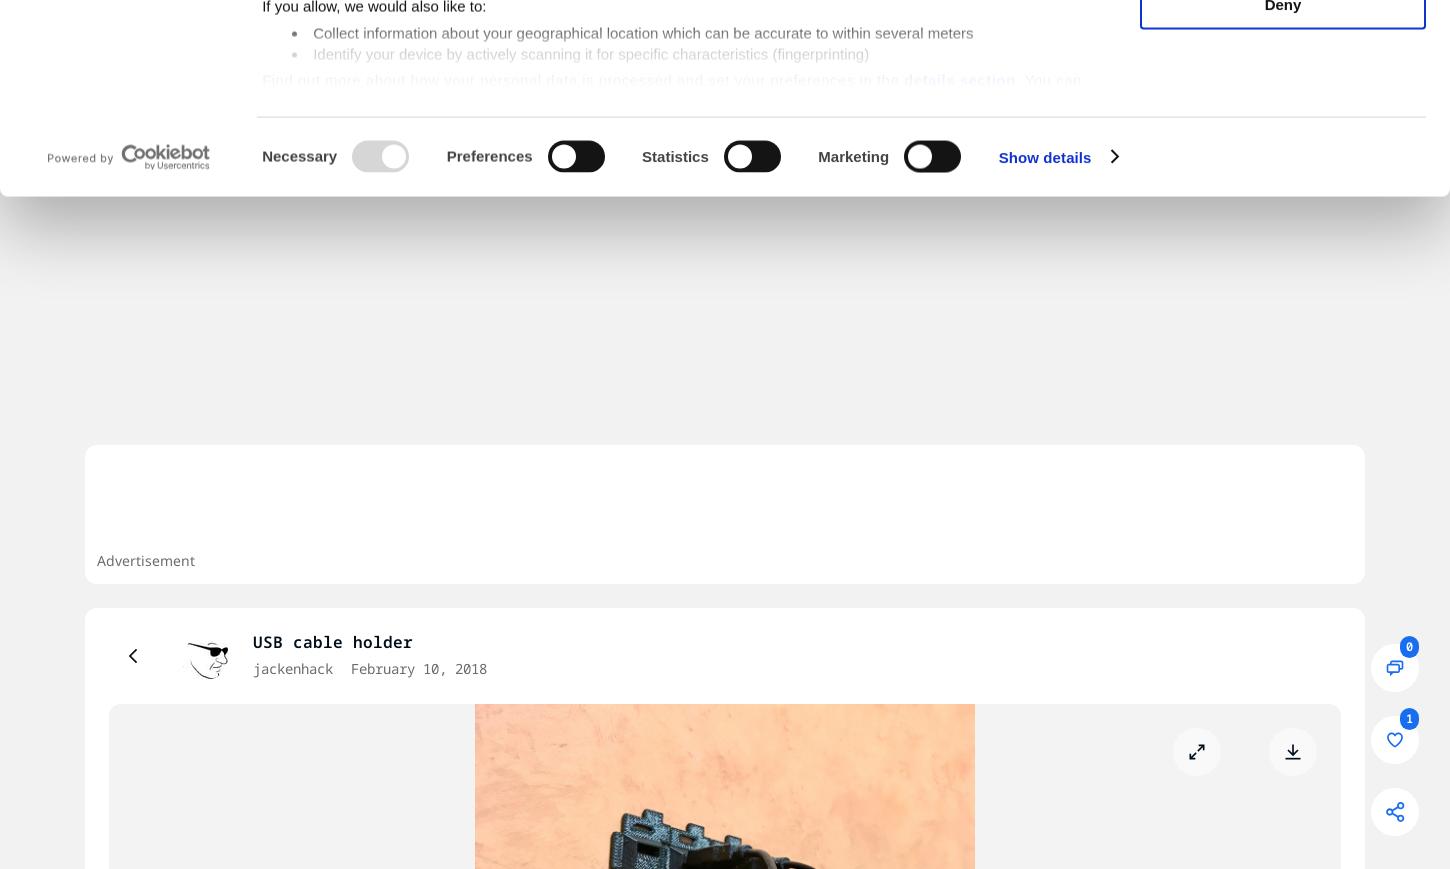 This screenshot has width=1450, height=869. Describe the element at coordinates (591, 214) in the screenshot. I see `'Identify your device by actively scanning it for specific characteristics (fingerprinting)'` at that location.